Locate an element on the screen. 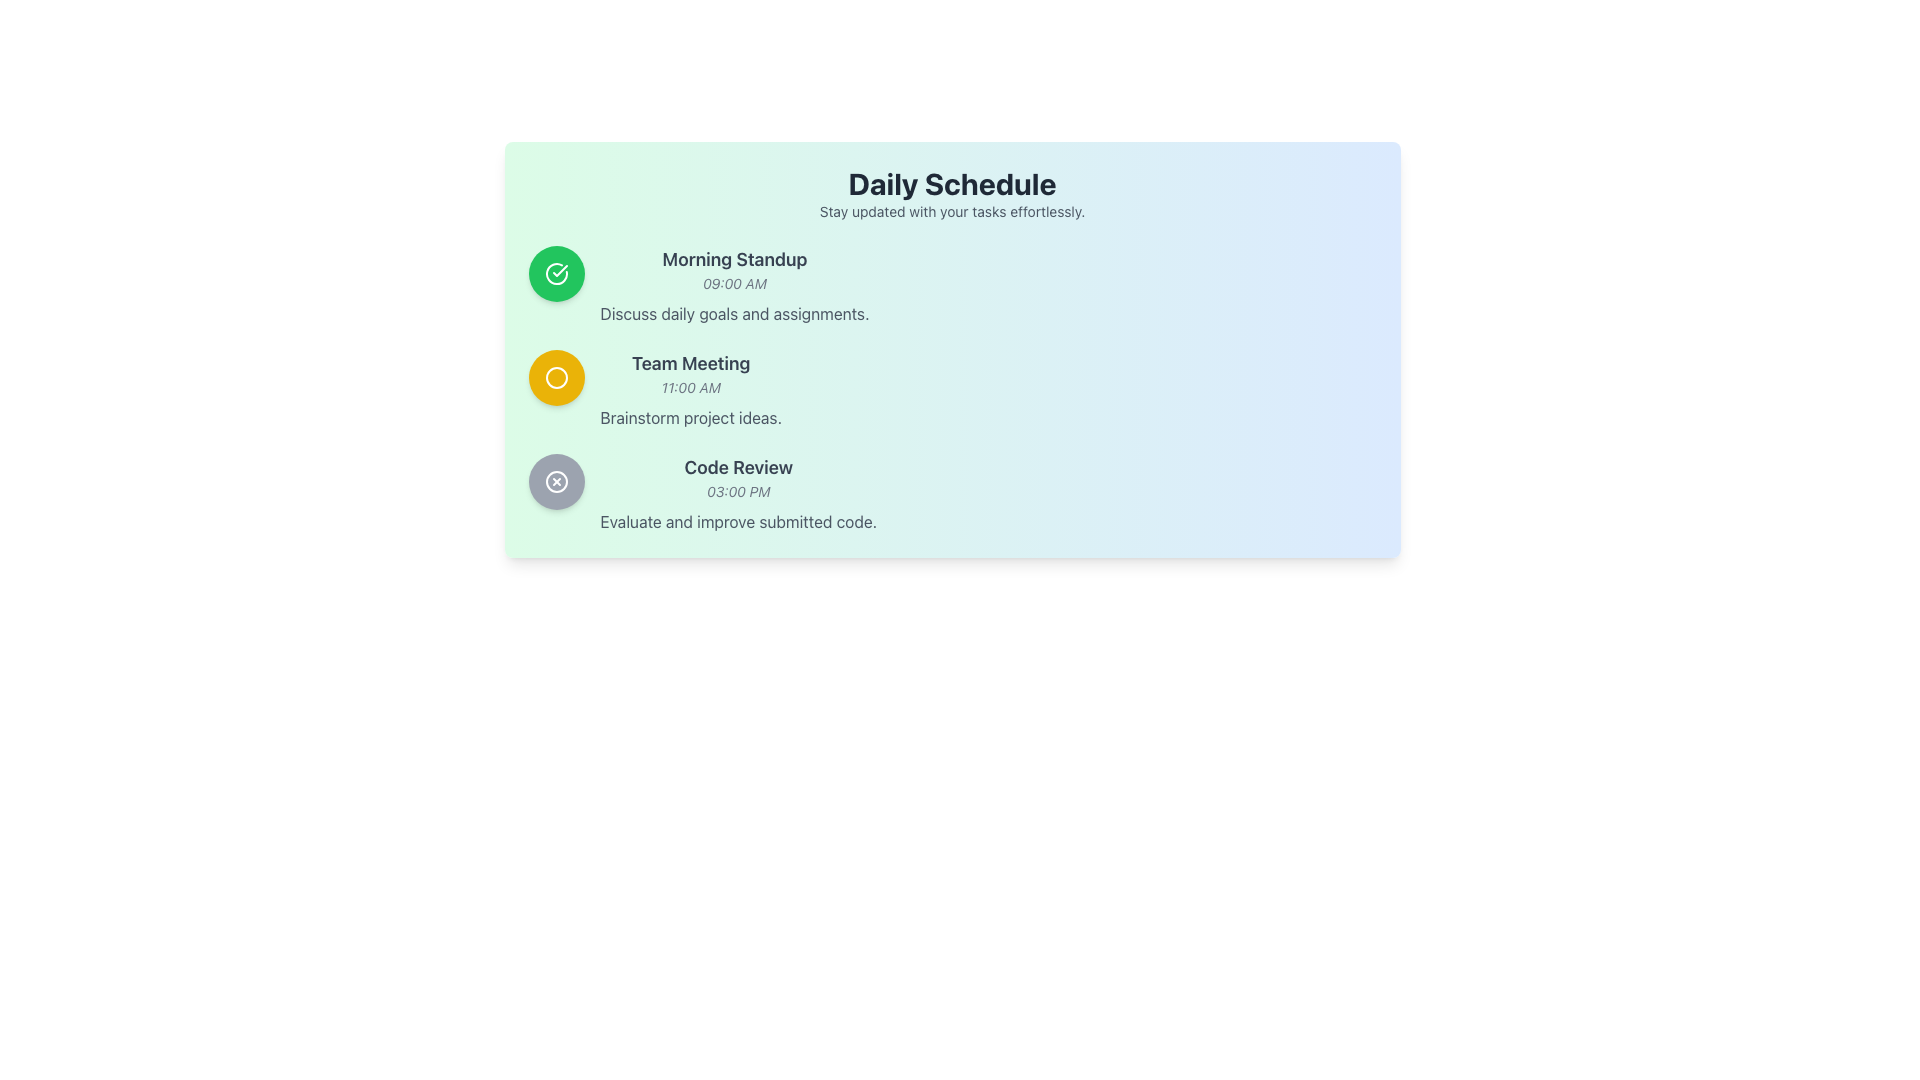  the 'Team Meeting' icon, which is the second circular icon in a vertical list on the left side of the card is located at coordinates (556, 378).